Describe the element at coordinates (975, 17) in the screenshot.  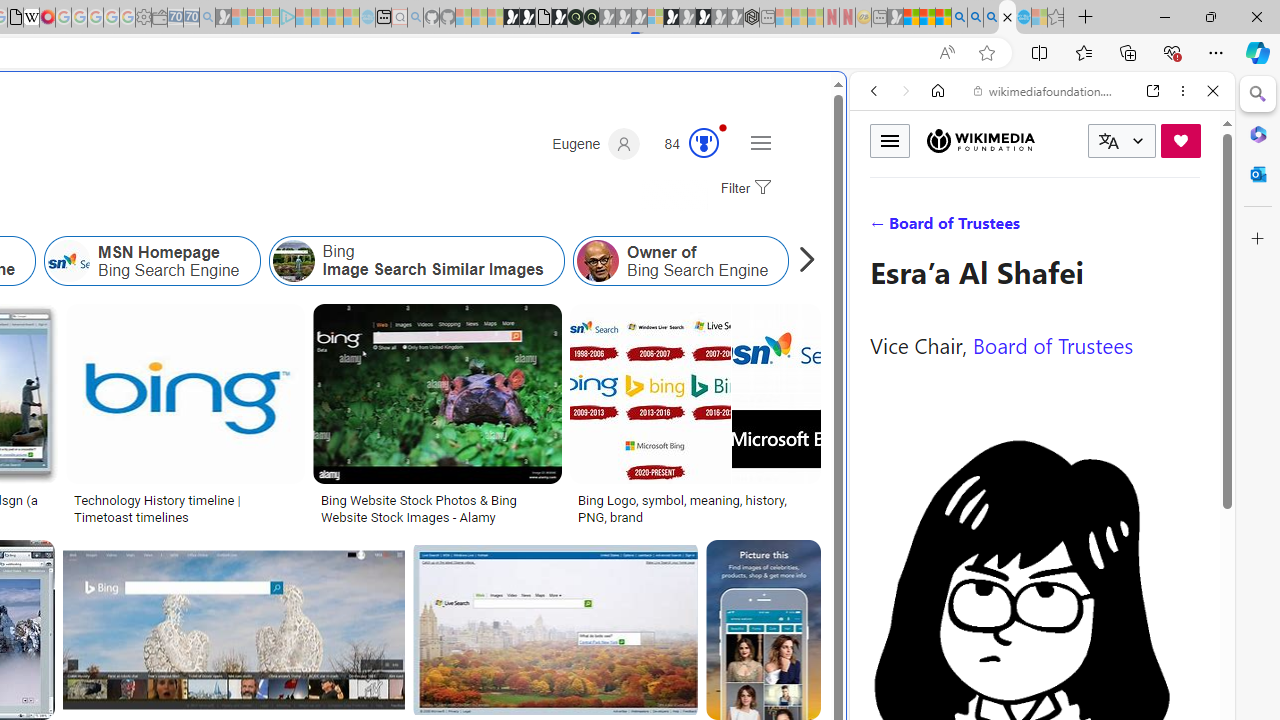
I see `'2009 Bing officially replaced Live Search on June 3 - Search'` at that location.